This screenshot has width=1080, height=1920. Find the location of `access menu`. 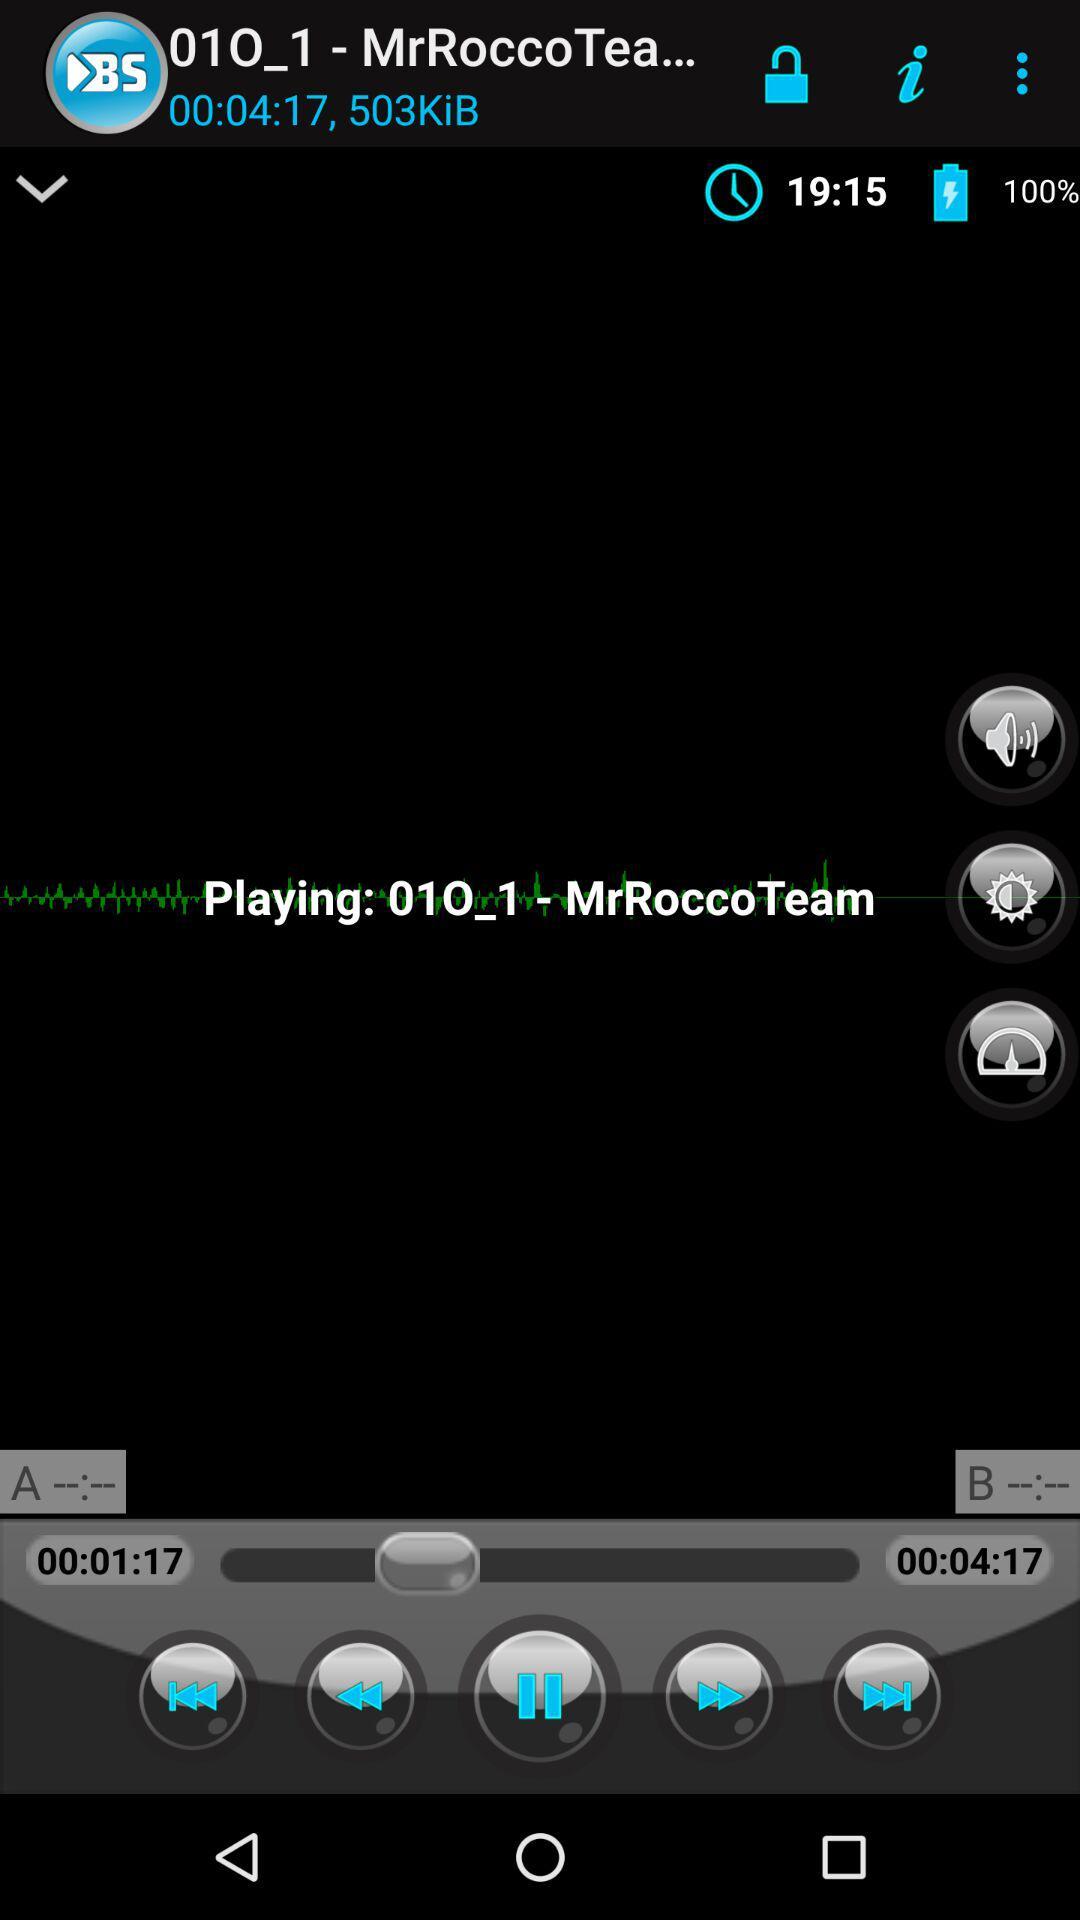

access menu is located at coordinates (42, 188).